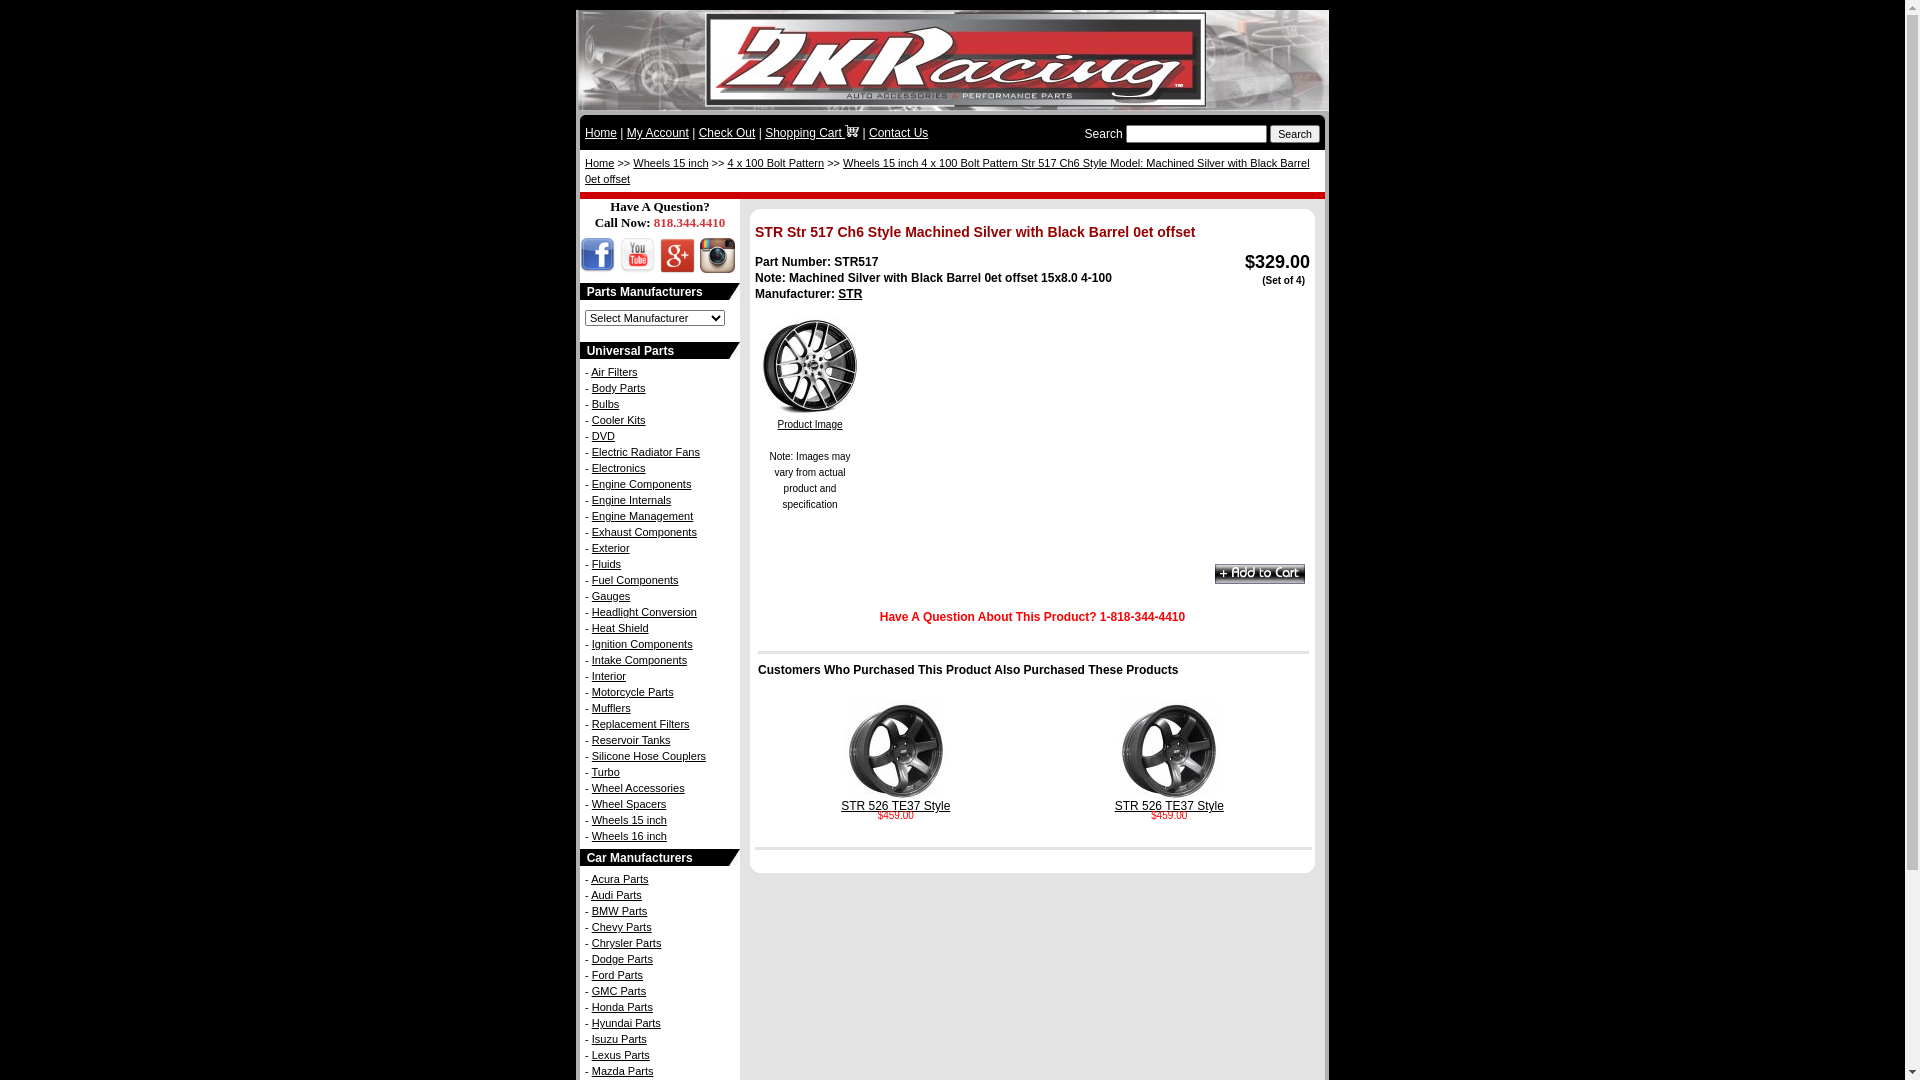  I want to click on 'Reservoir Tanks', so click(590, 740).